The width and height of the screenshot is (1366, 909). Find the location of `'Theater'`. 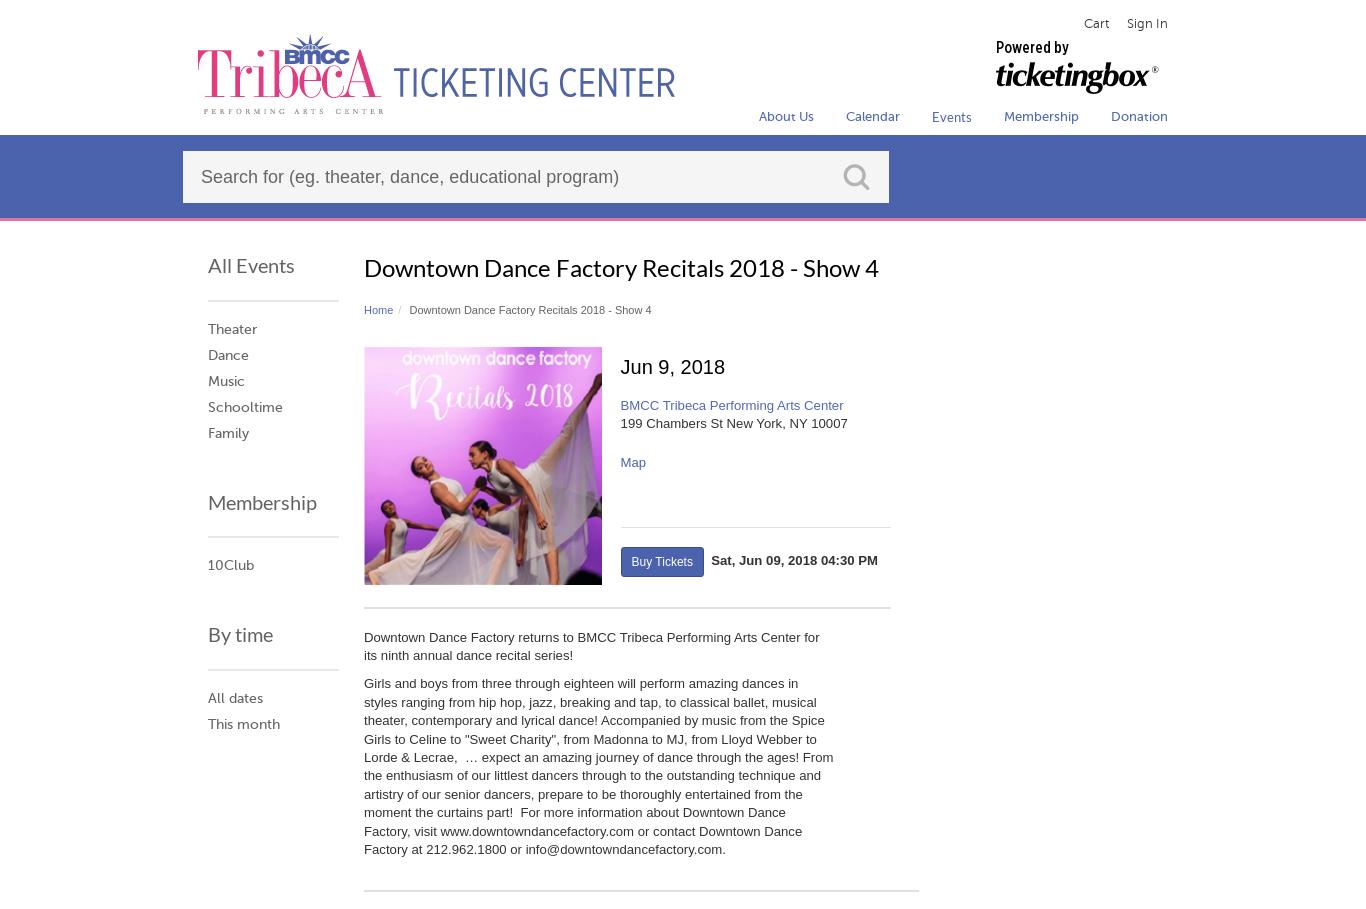

'Theater' is located at coordinates (231, 328).